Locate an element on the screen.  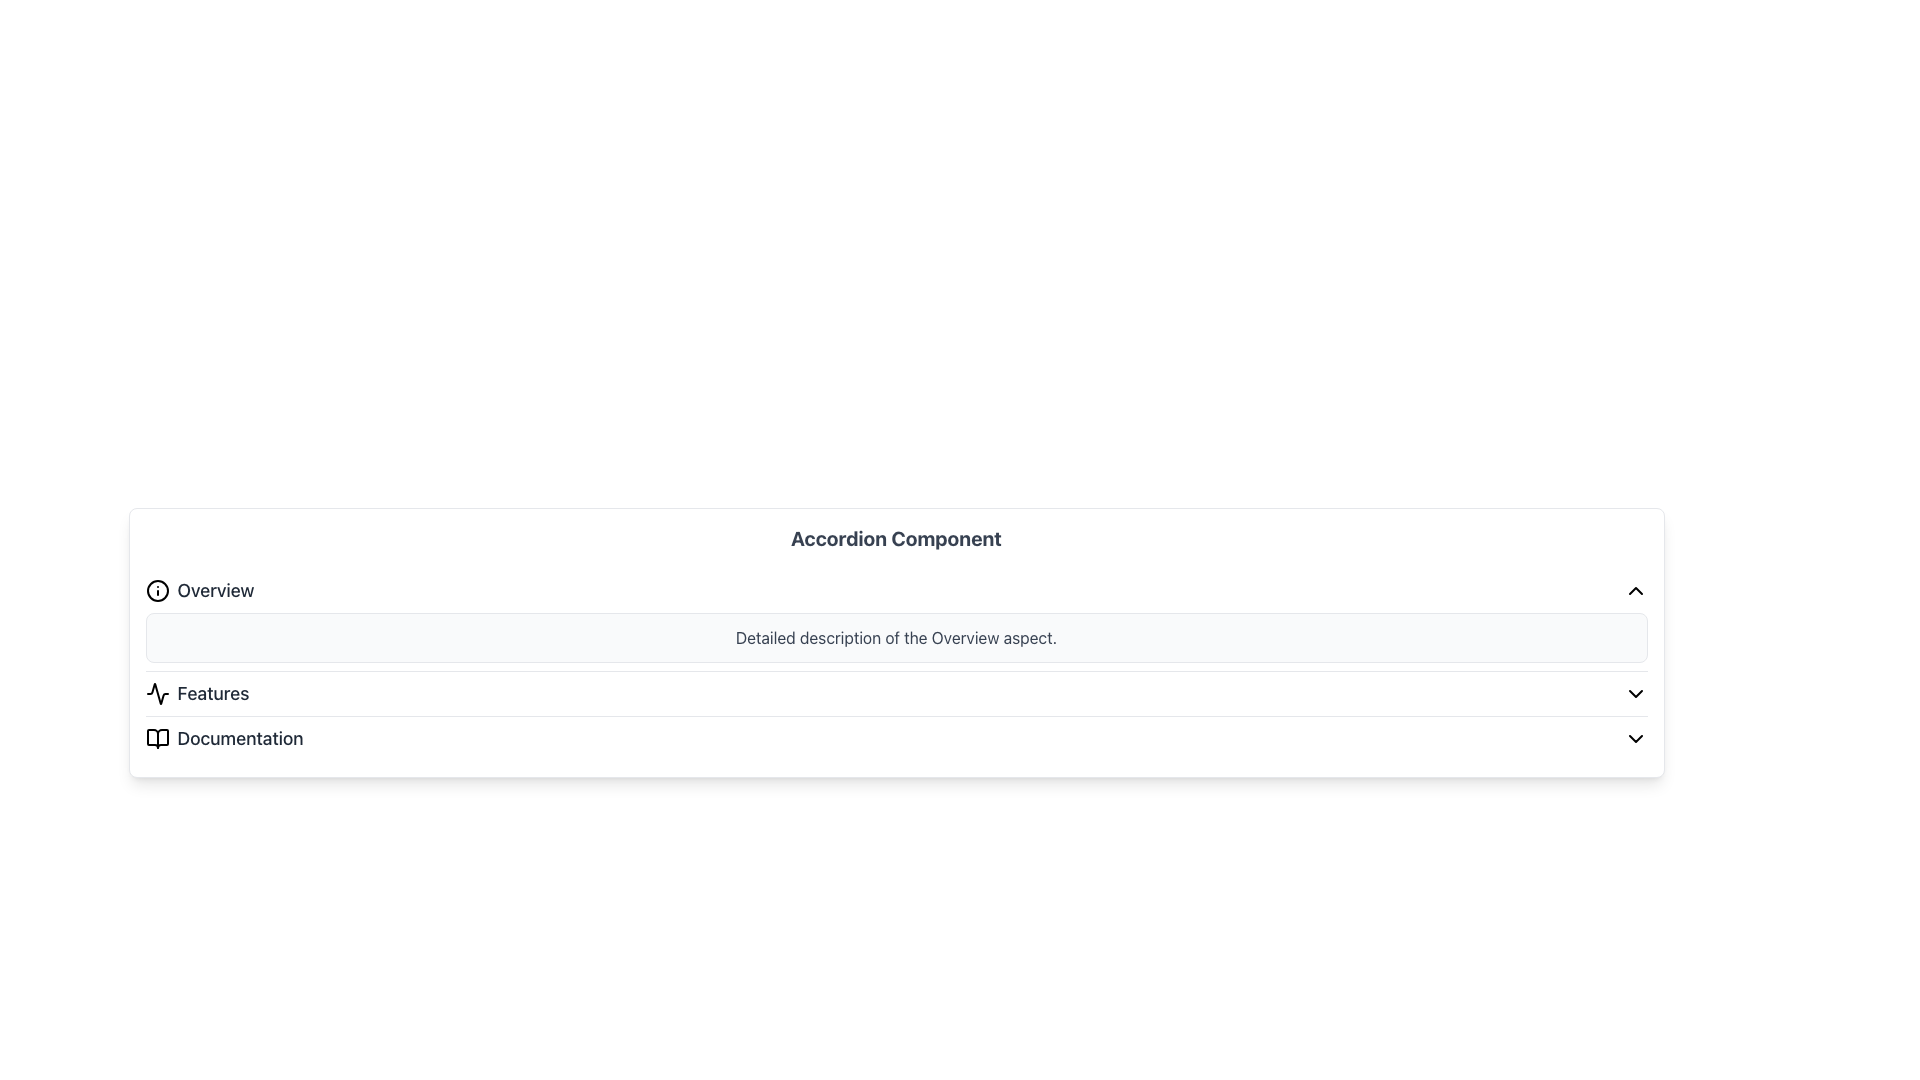
the activity graph icon is located at coordinates (156, 693).